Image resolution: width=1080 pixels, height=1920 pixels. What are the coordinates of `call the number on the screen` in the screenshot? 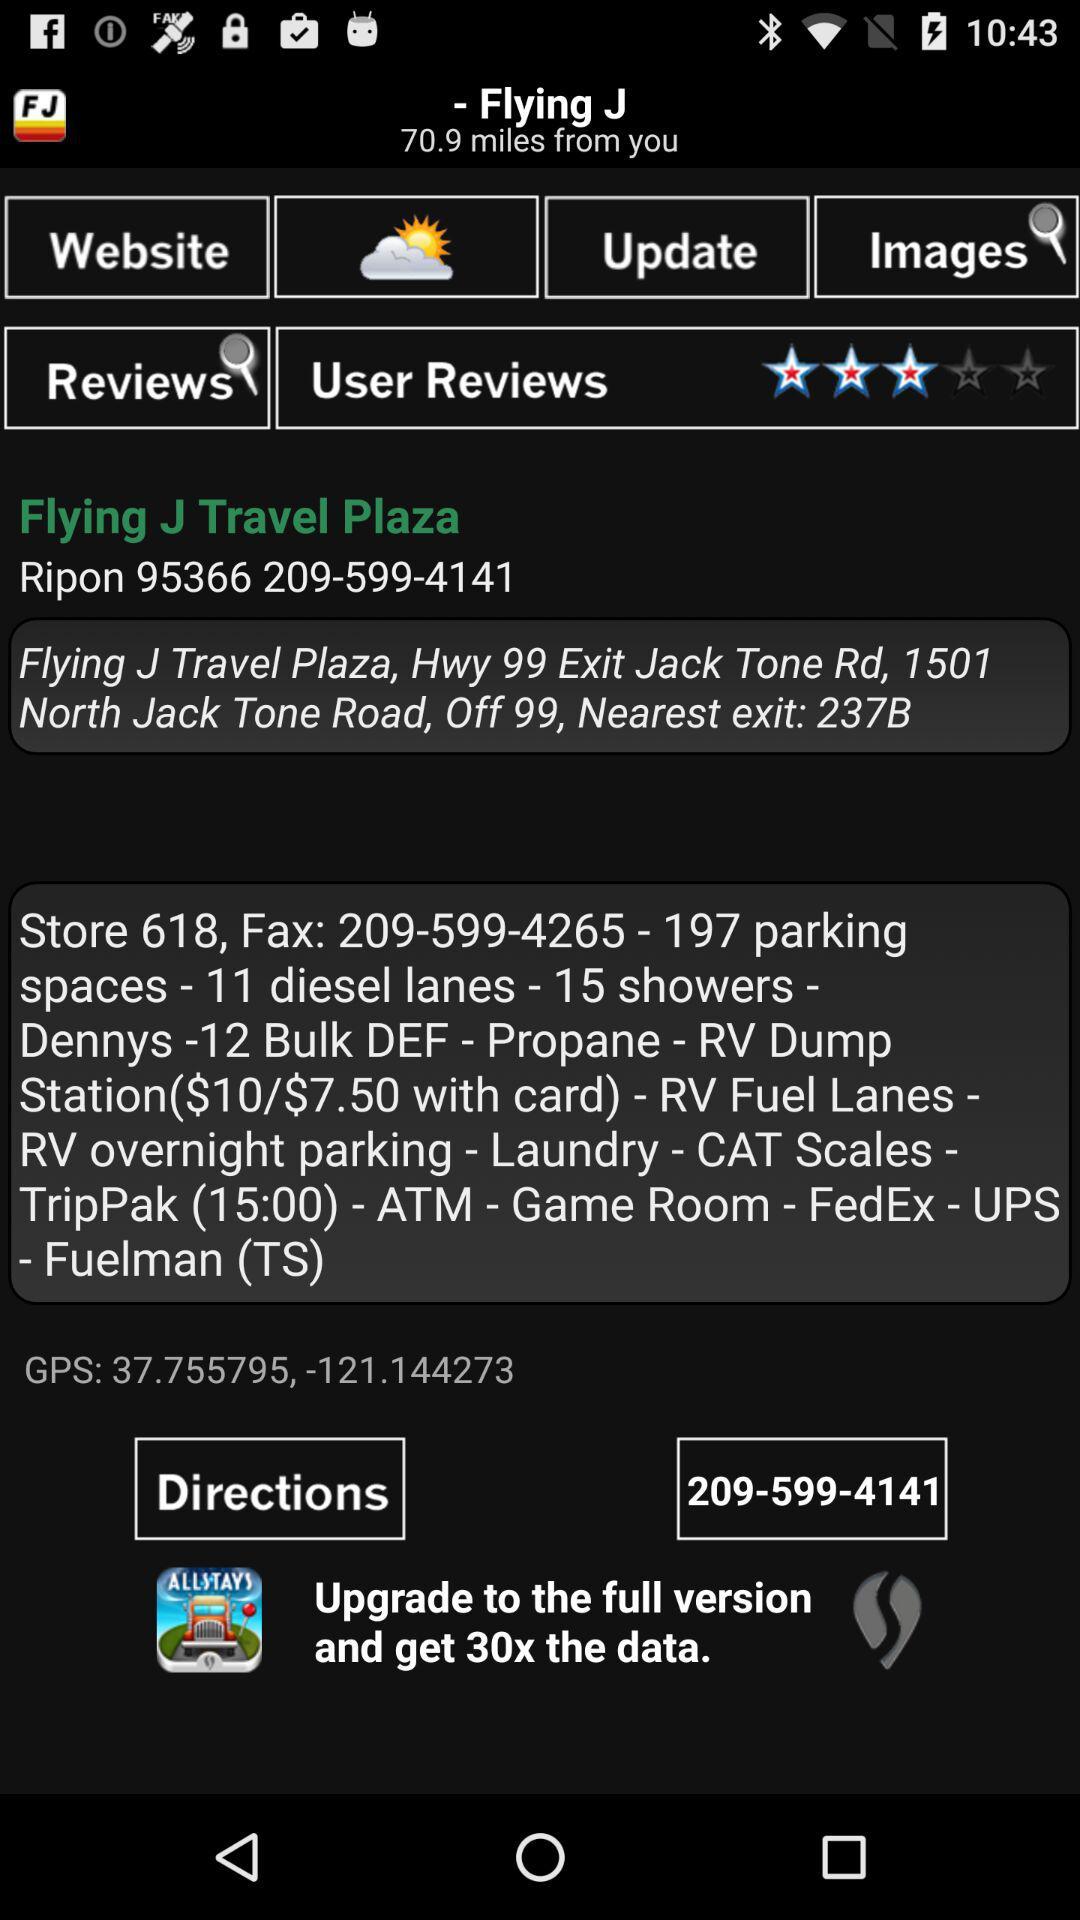 It's located at (812, 1488).